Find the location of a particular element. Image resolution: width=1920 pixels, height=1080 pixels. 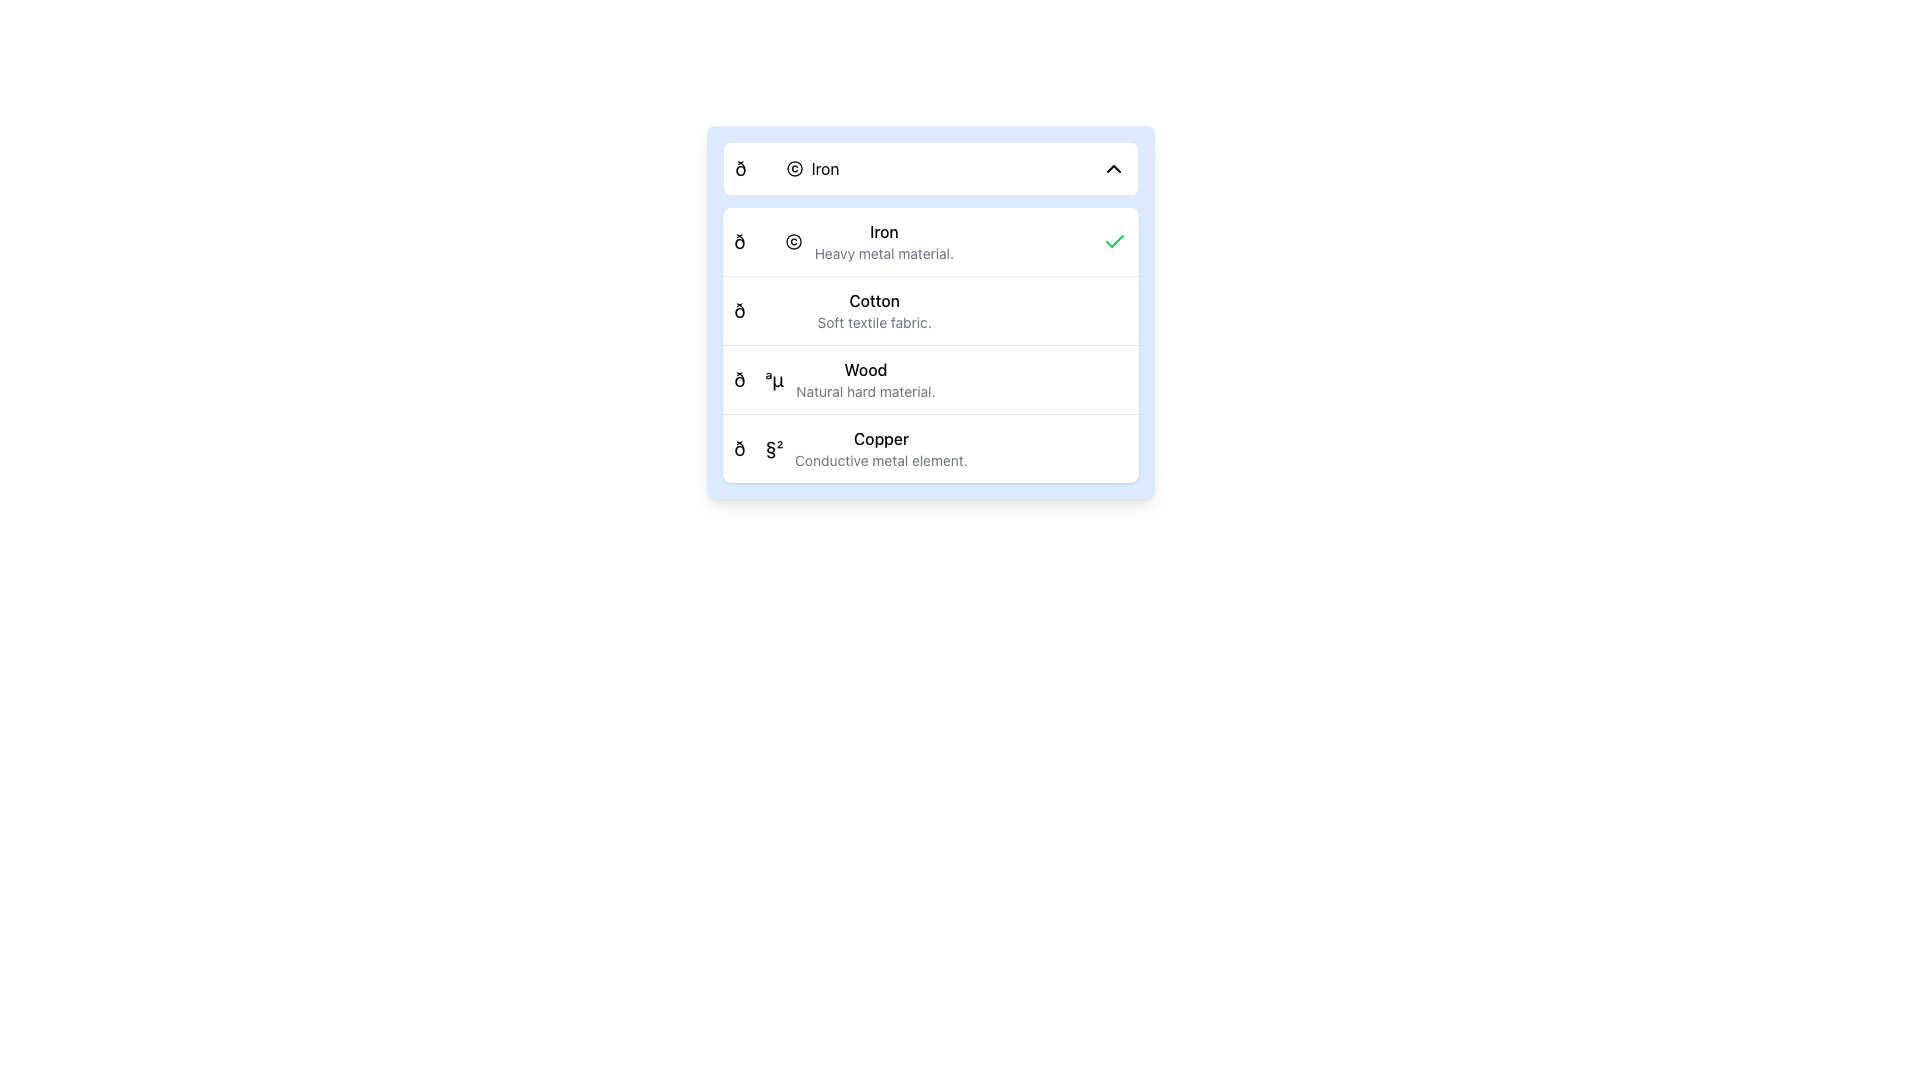

the dropdown option for 'Copper', which is the last option in the dropdown menu for materials is located at coordinates (880, 447).